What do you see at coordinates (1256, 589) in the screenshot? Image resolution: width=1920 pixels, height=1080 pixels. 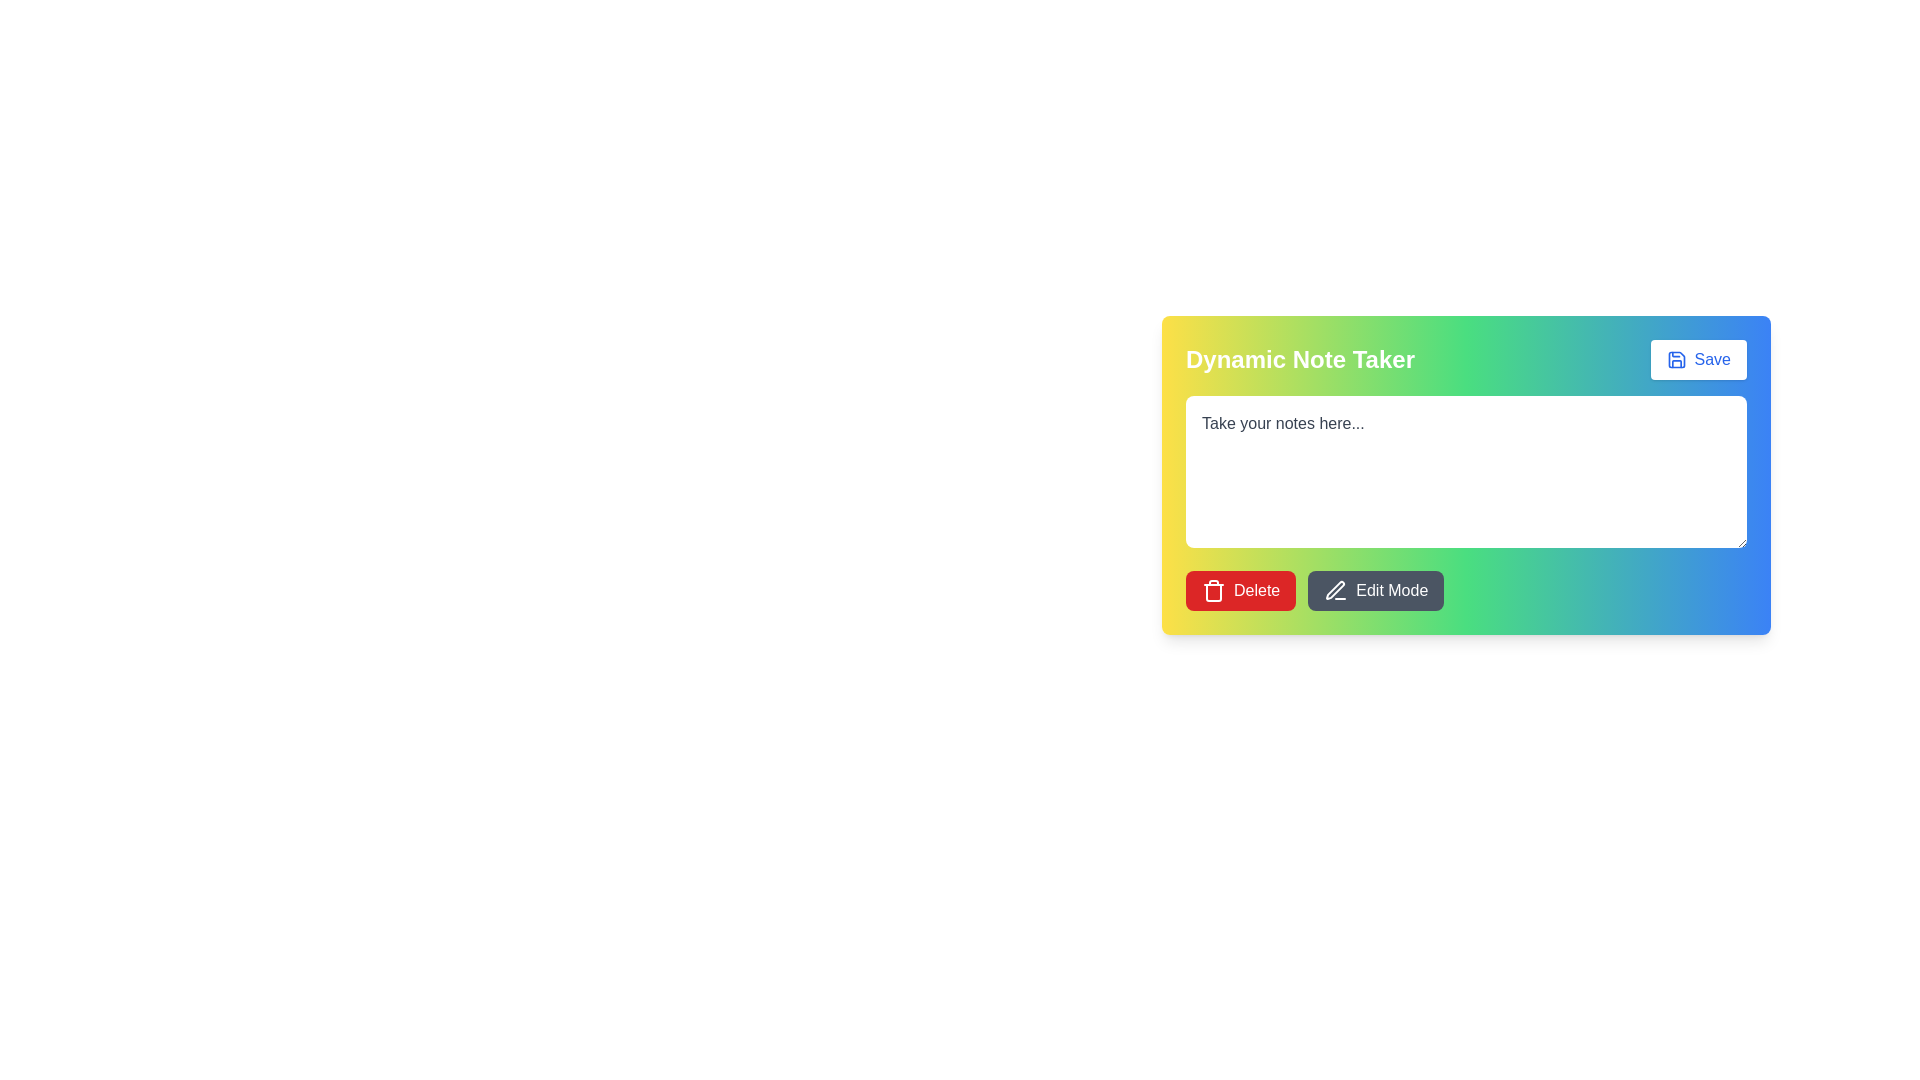 I see `the delete button located in the bottom-left of the note-taking panel` at bounding box center [1256, 589].